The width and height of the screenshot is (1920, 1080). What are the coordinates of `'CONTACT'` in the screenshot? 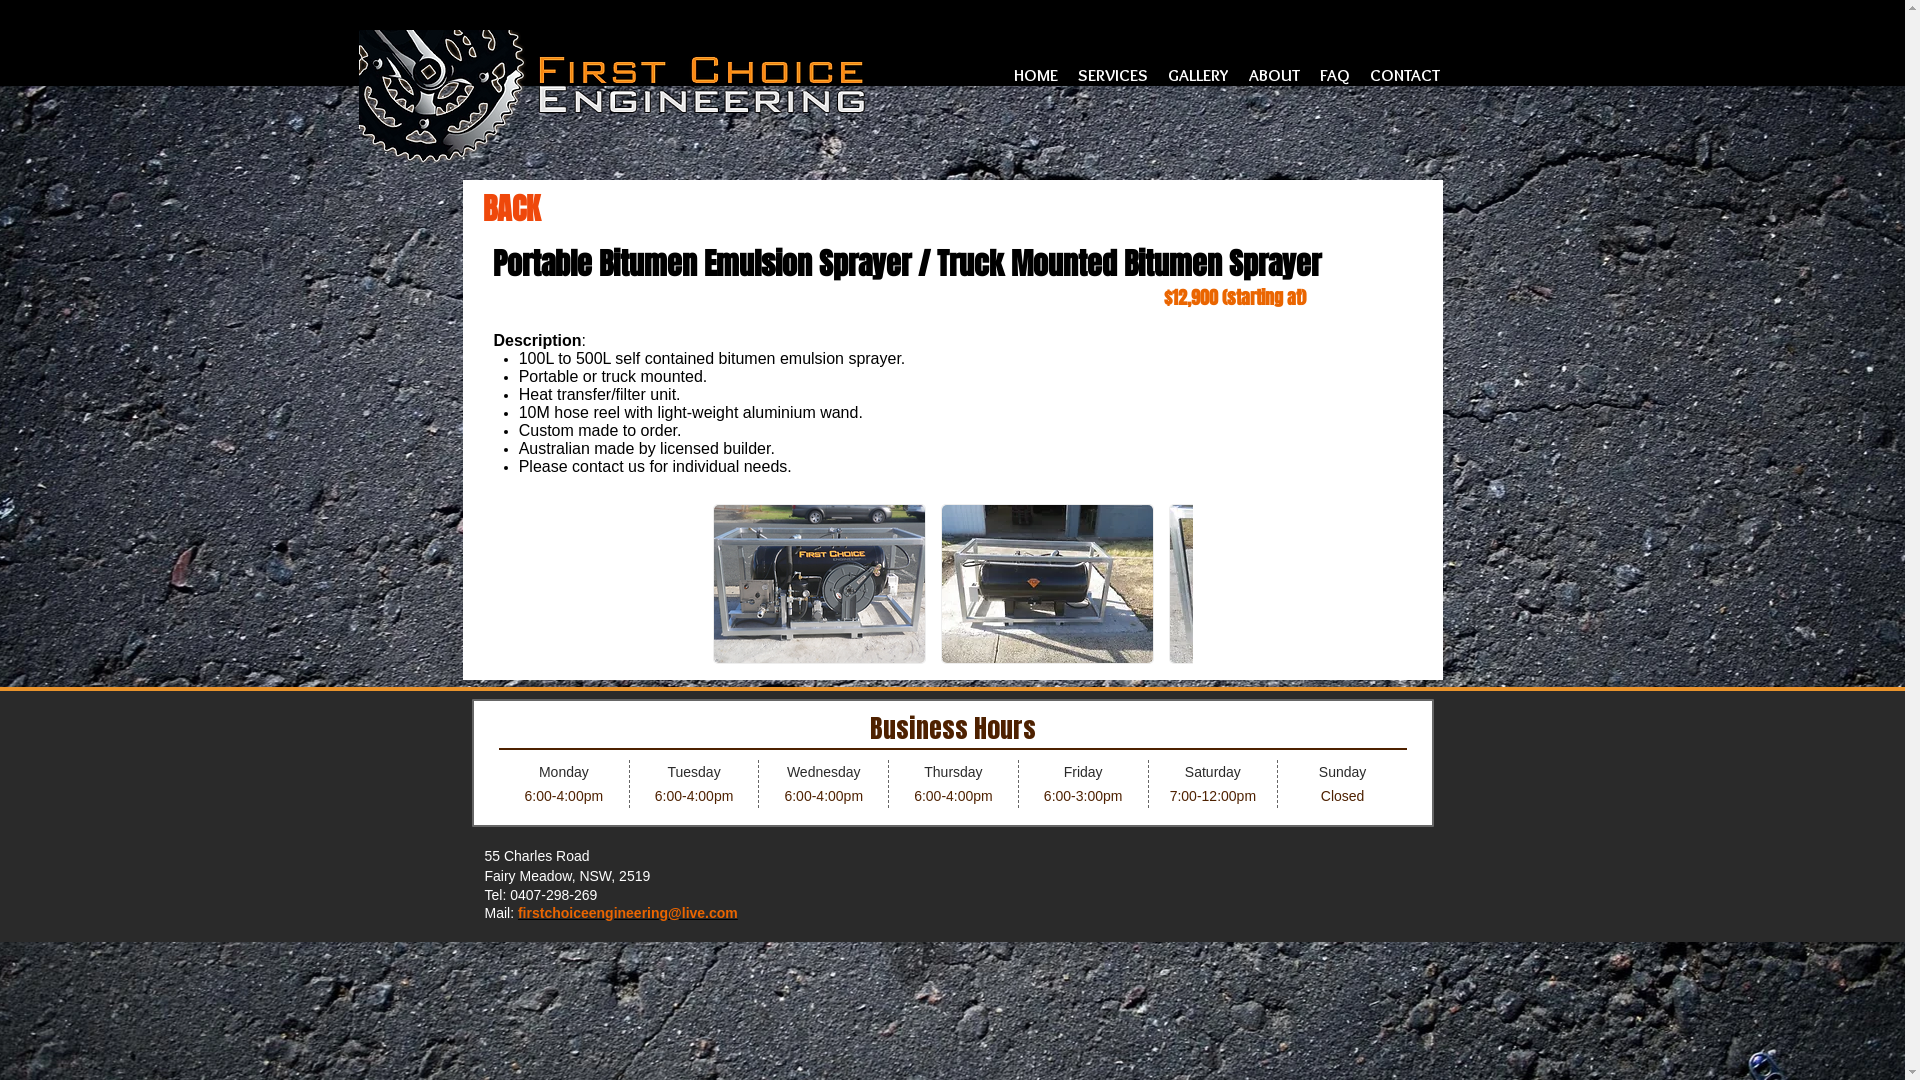 It's located at (1404, 73).